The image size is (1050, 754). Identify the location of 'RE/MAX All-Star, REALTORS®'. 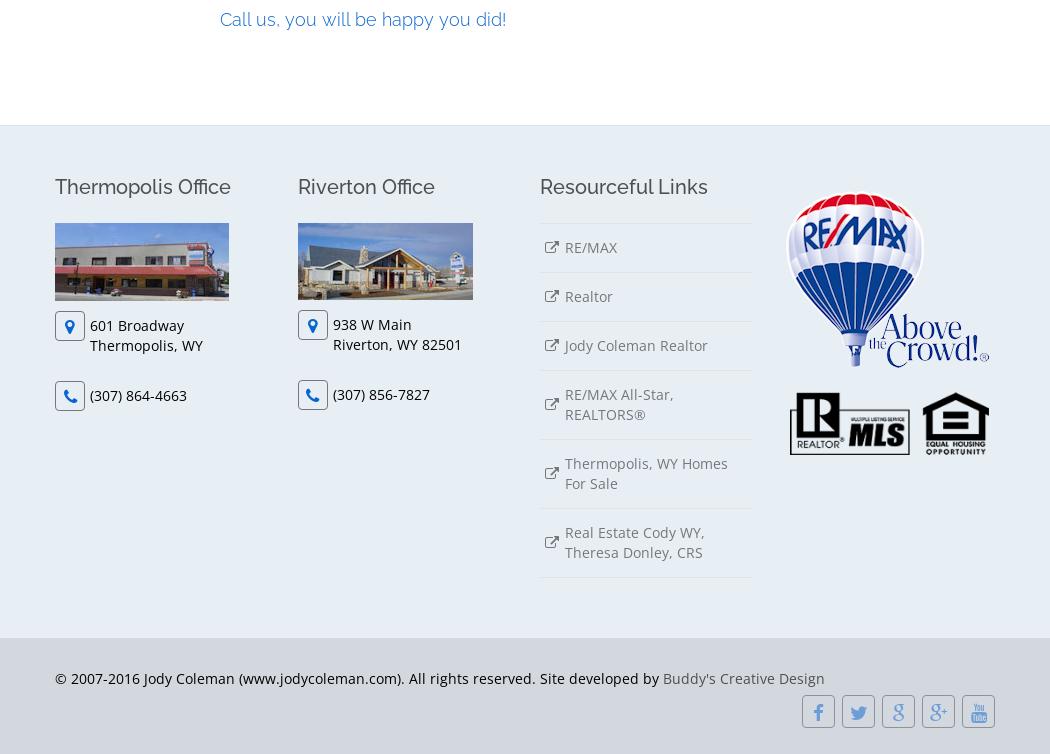
(619, 403).